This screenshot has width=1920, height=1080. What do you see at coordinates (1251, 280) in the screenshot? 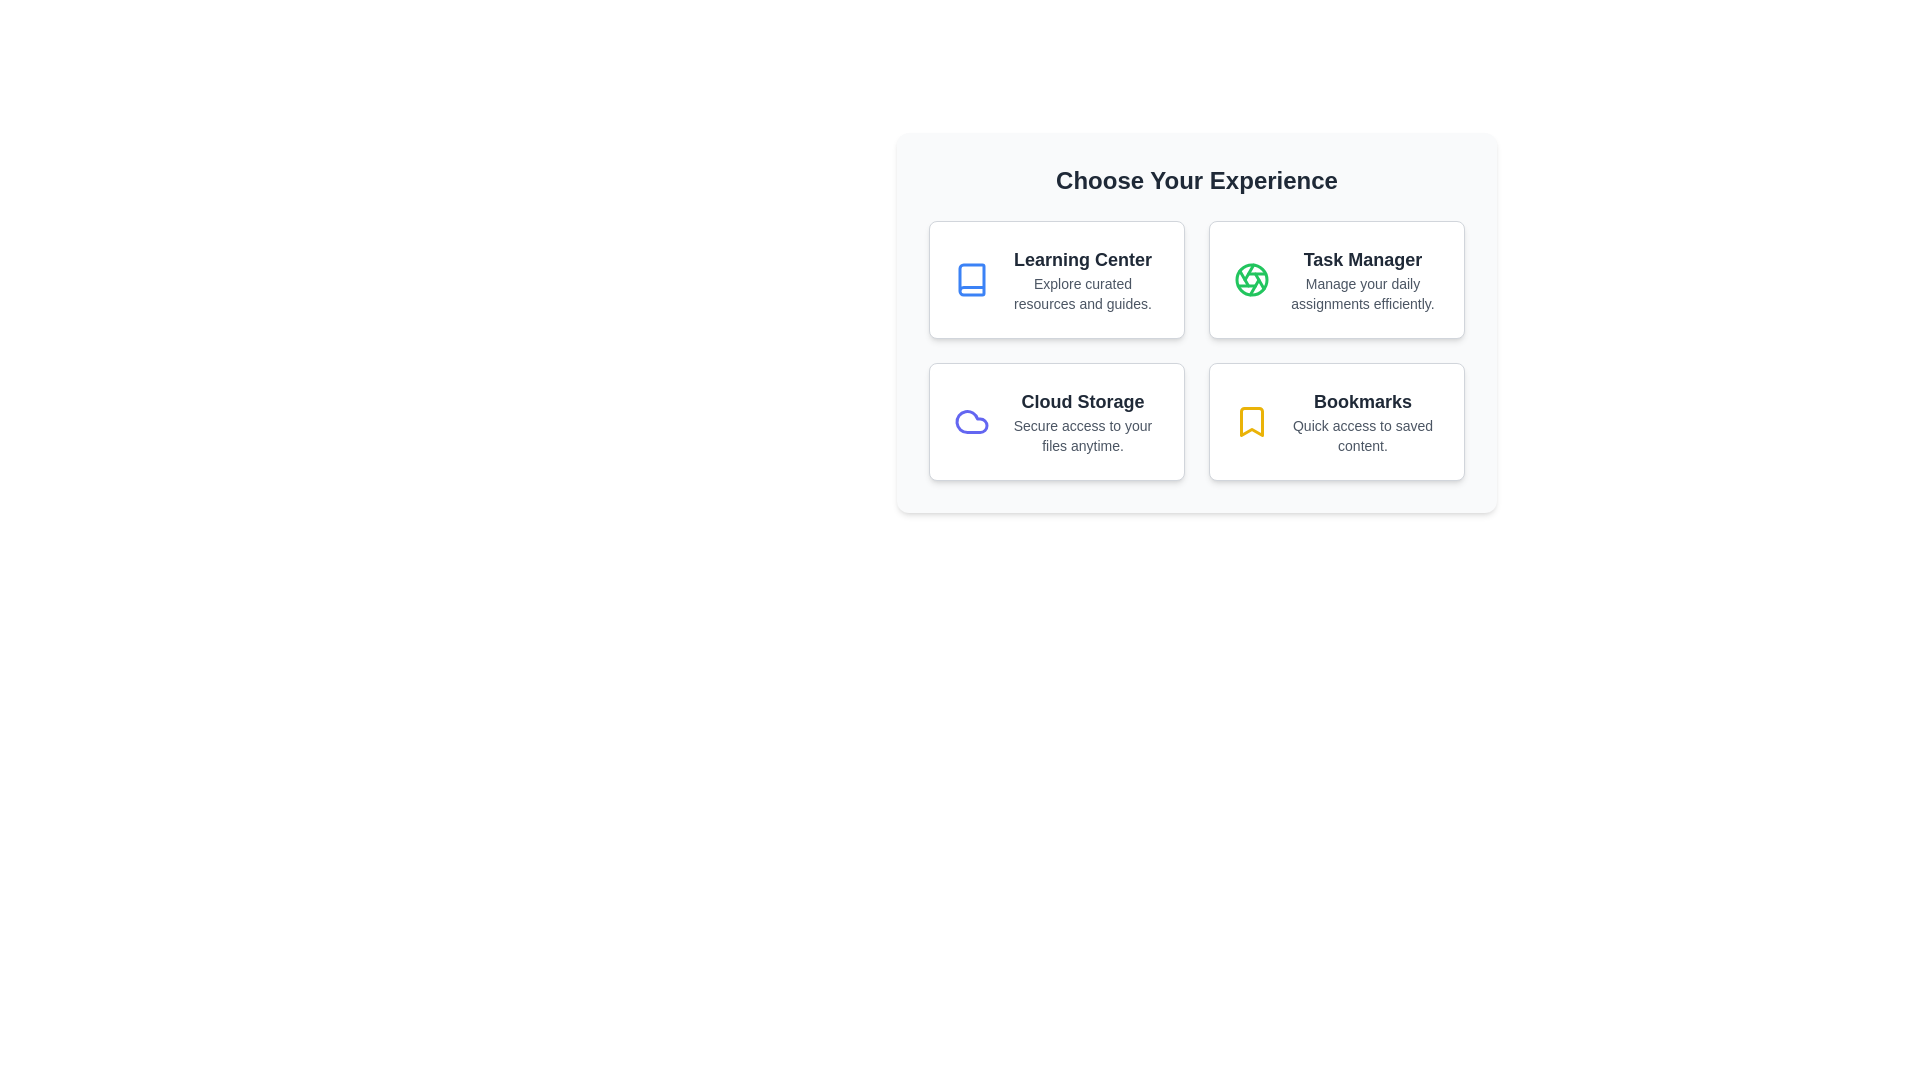
I see `the 'Task Manager' icon, which is located in the second column of the first row under the 'Choose Your Experience' header, directly above the text 'Manage your daily assignments efficiently.'` at bounding box center [1251, 280].